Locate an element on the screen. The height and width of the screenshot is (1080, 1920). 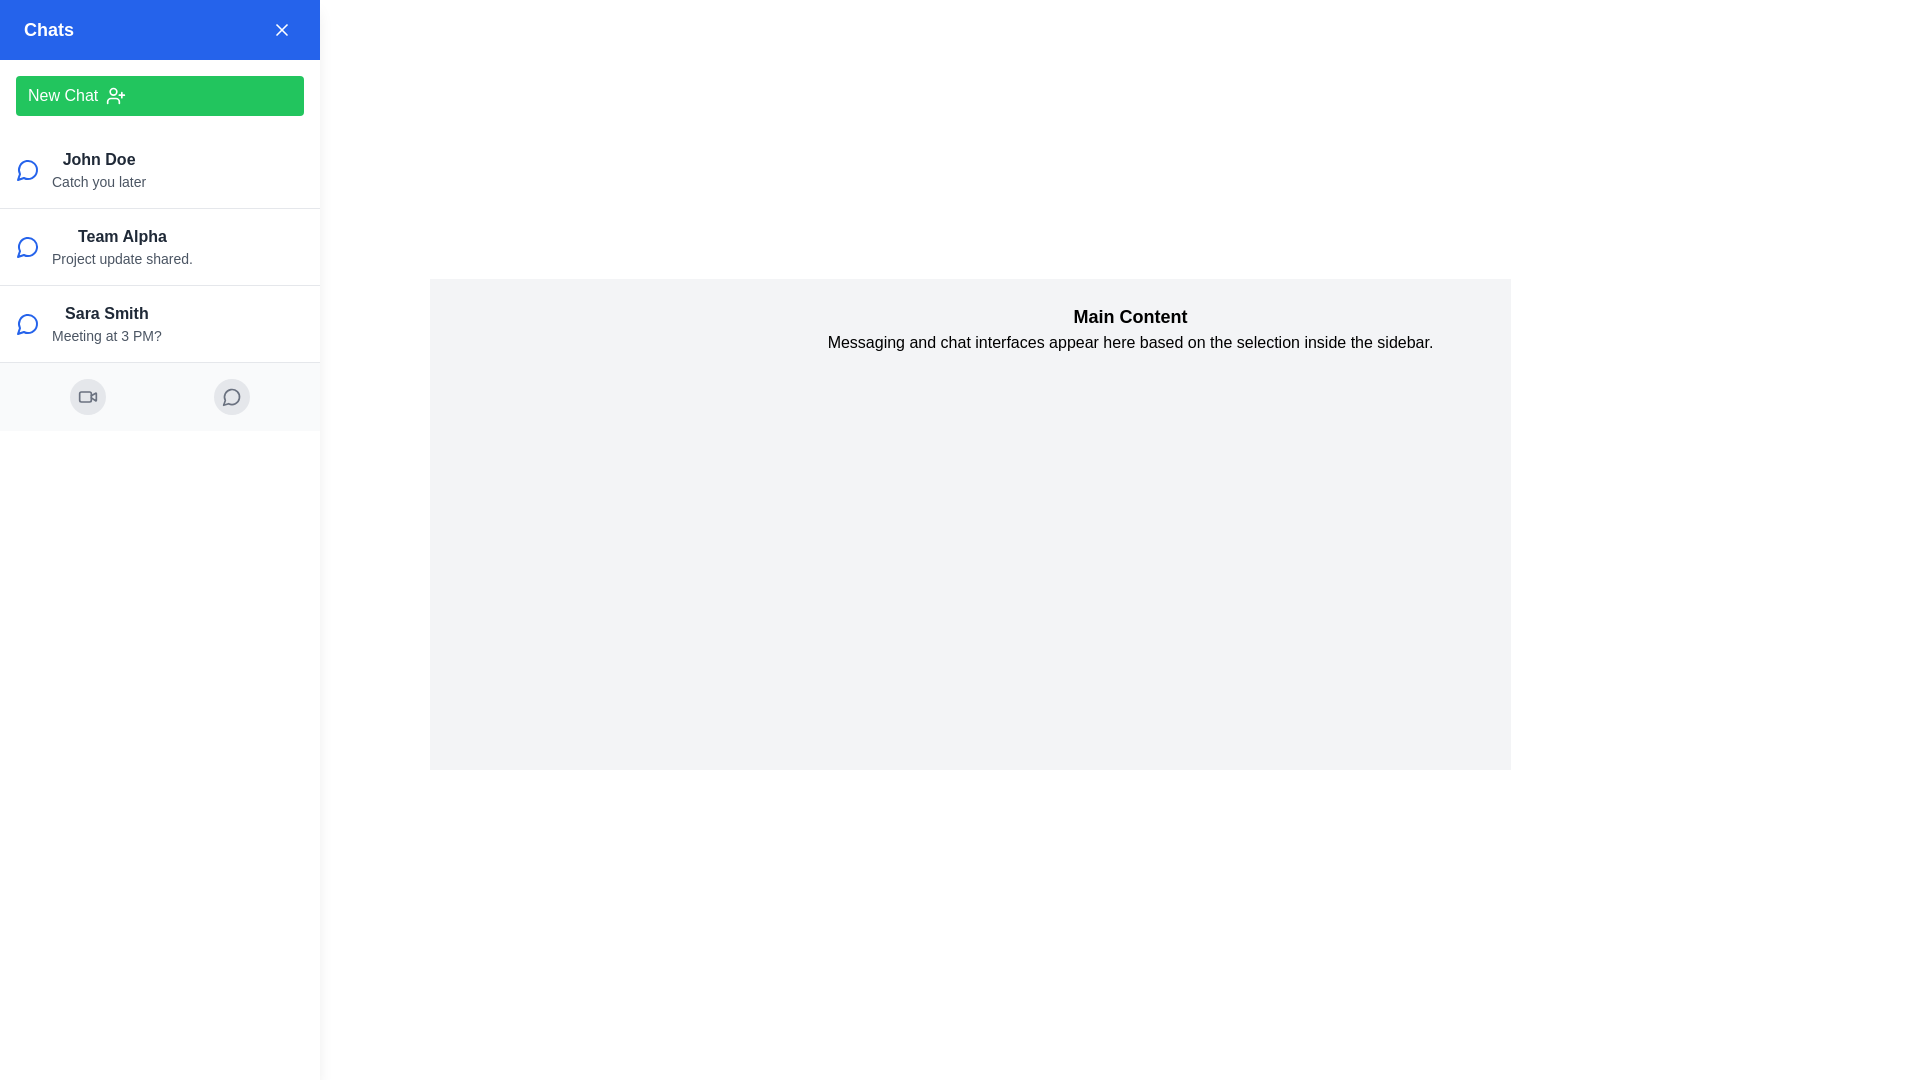
the bold text label displaying 'John Doe' in the left sidebar, which is located above the subtitle 'Catch you later' is located at coordinates (98, 158).